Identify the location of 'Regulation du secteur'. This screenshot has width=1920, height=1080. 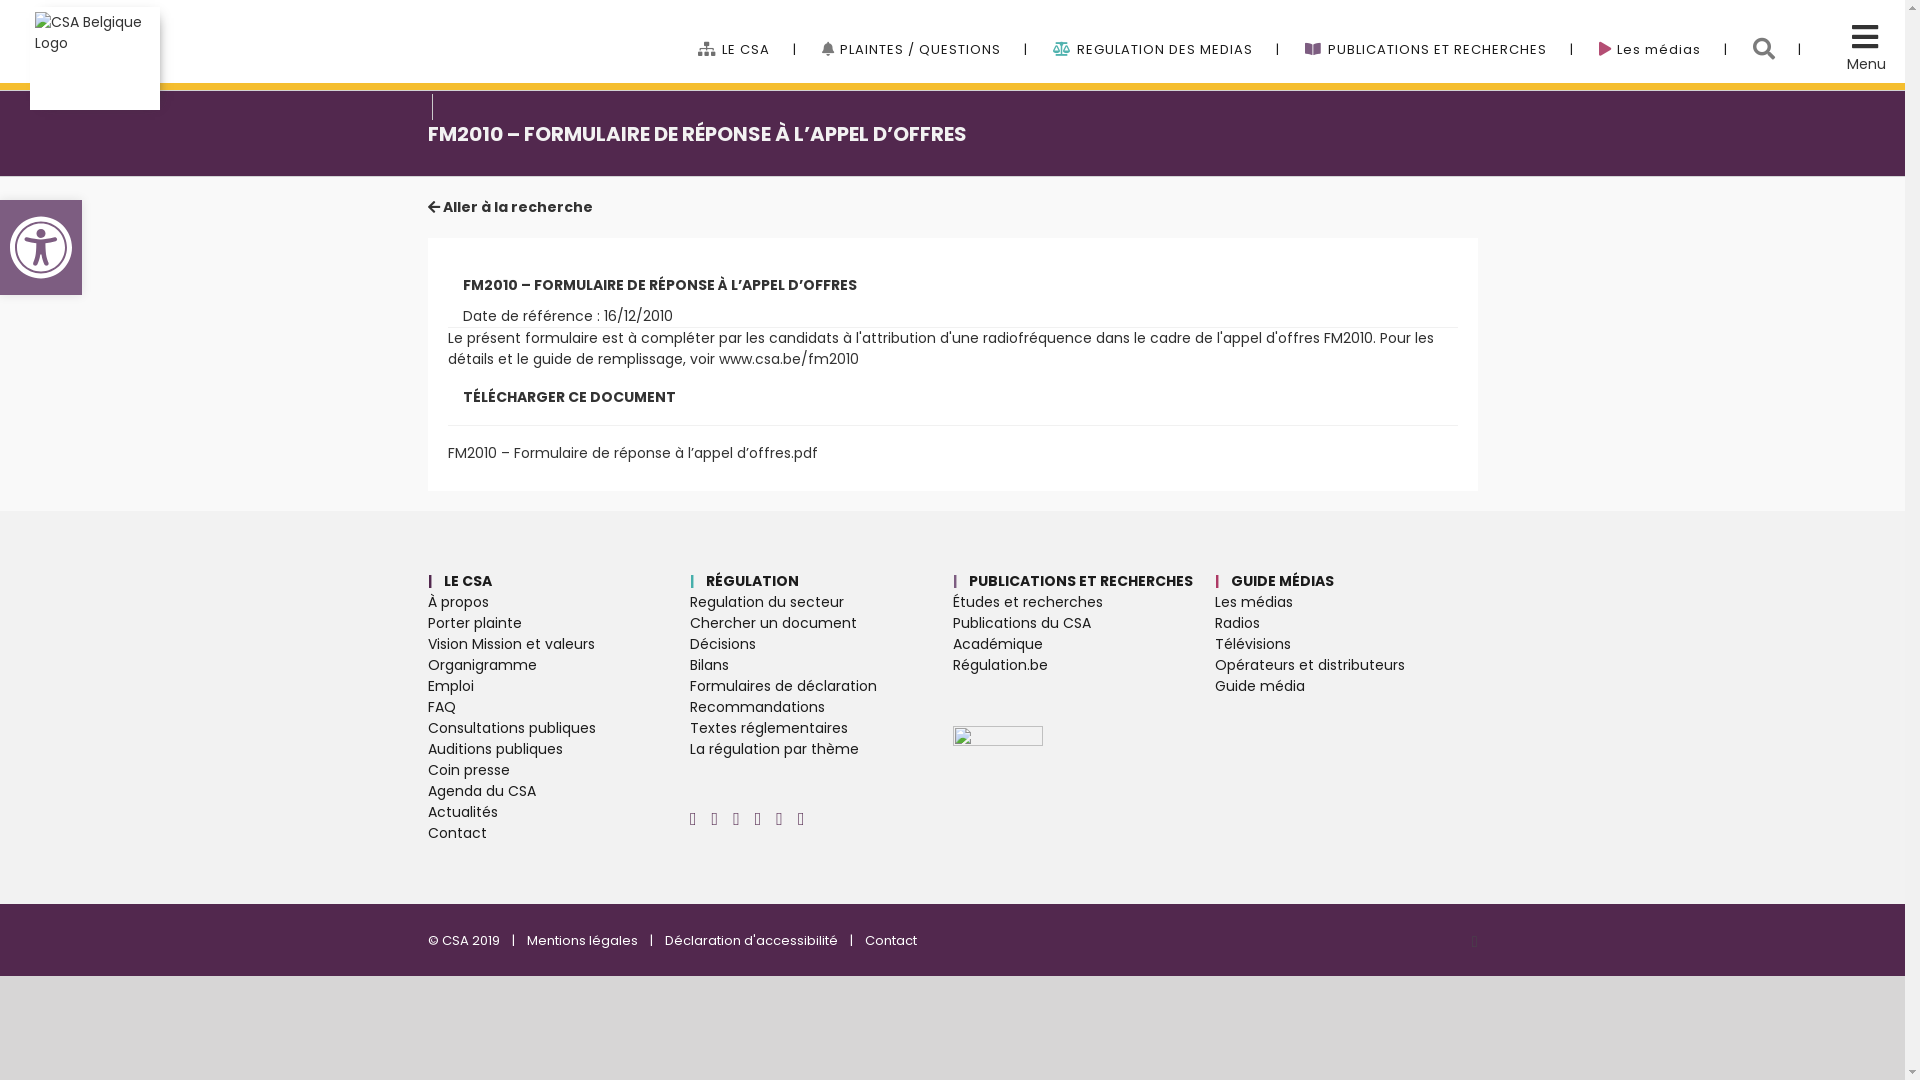
(821, 601).